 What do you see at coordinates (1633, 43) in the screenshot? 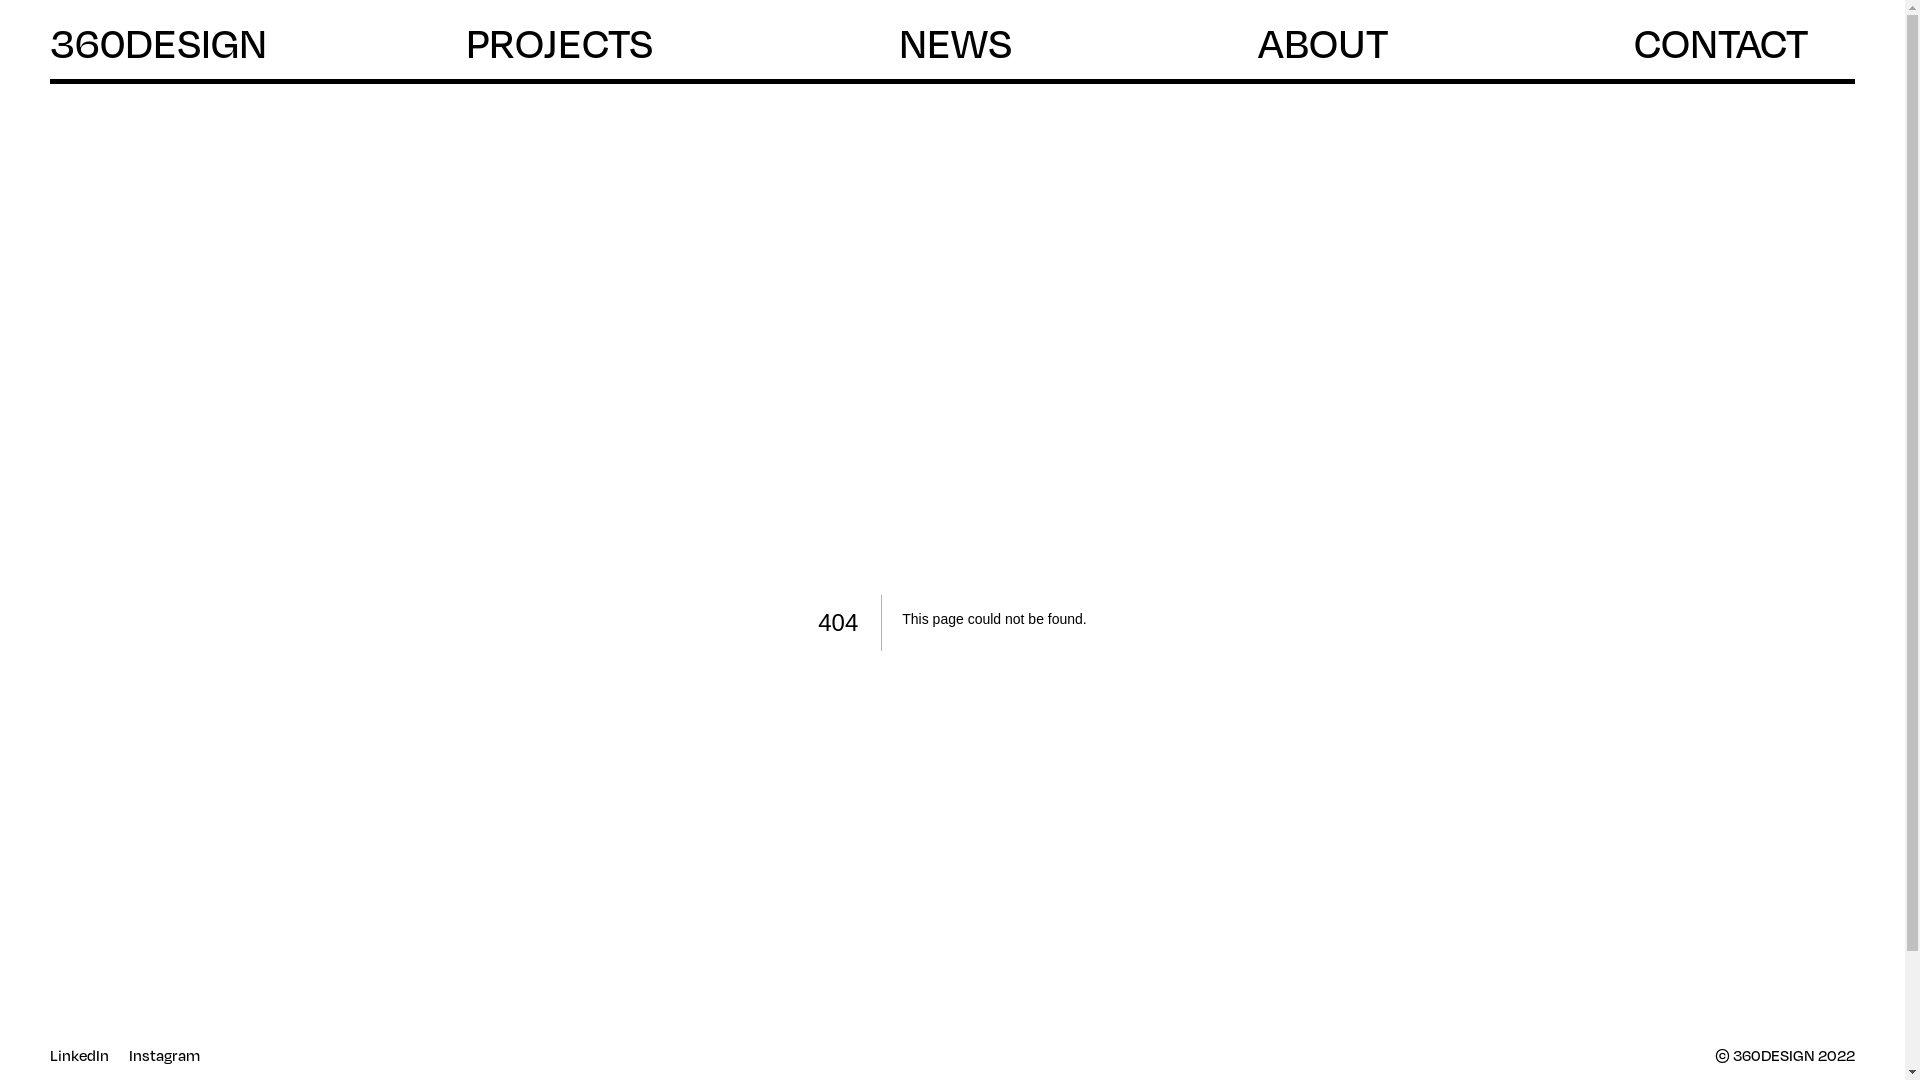
I see `'CONTACT'` at bounding box center [1633, 43].